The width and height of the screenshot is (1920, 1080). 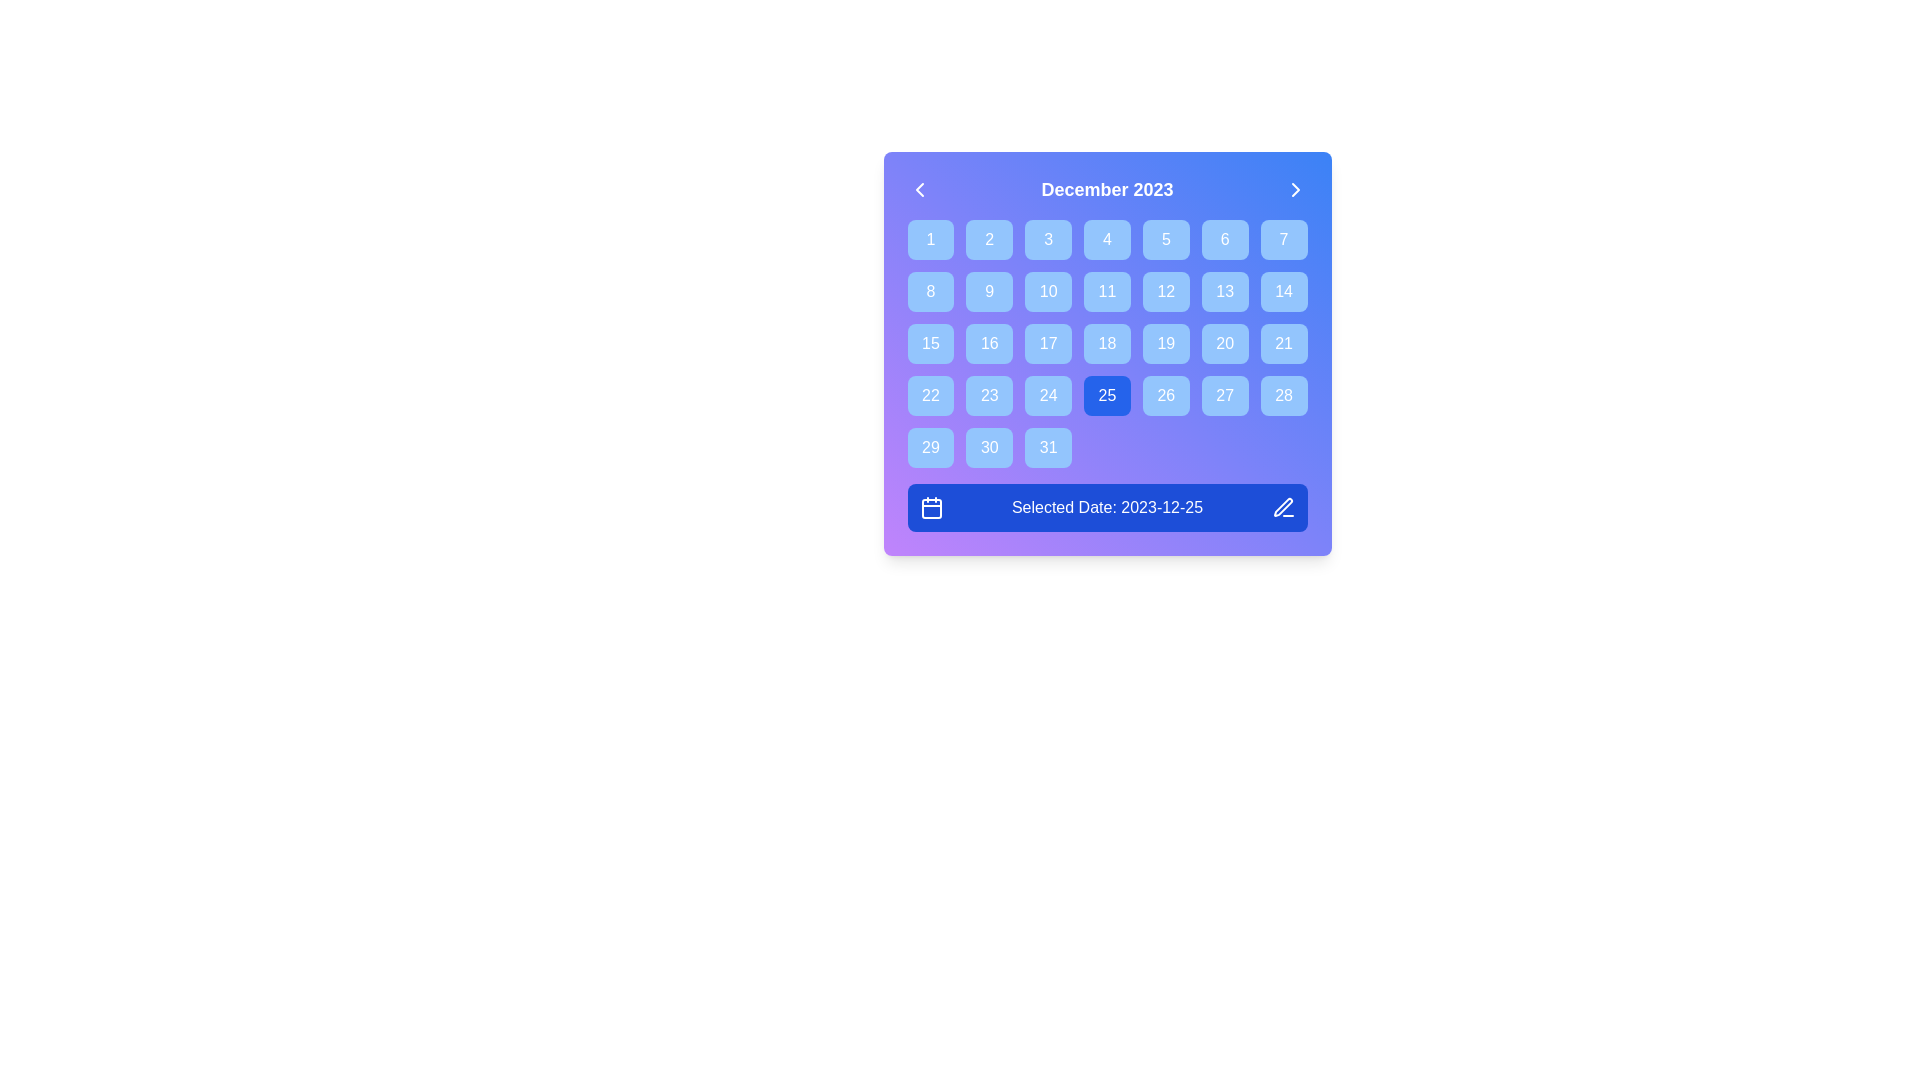 I want to click on the button representing the 5th day in the calendar, so click(x=1166, y=238).